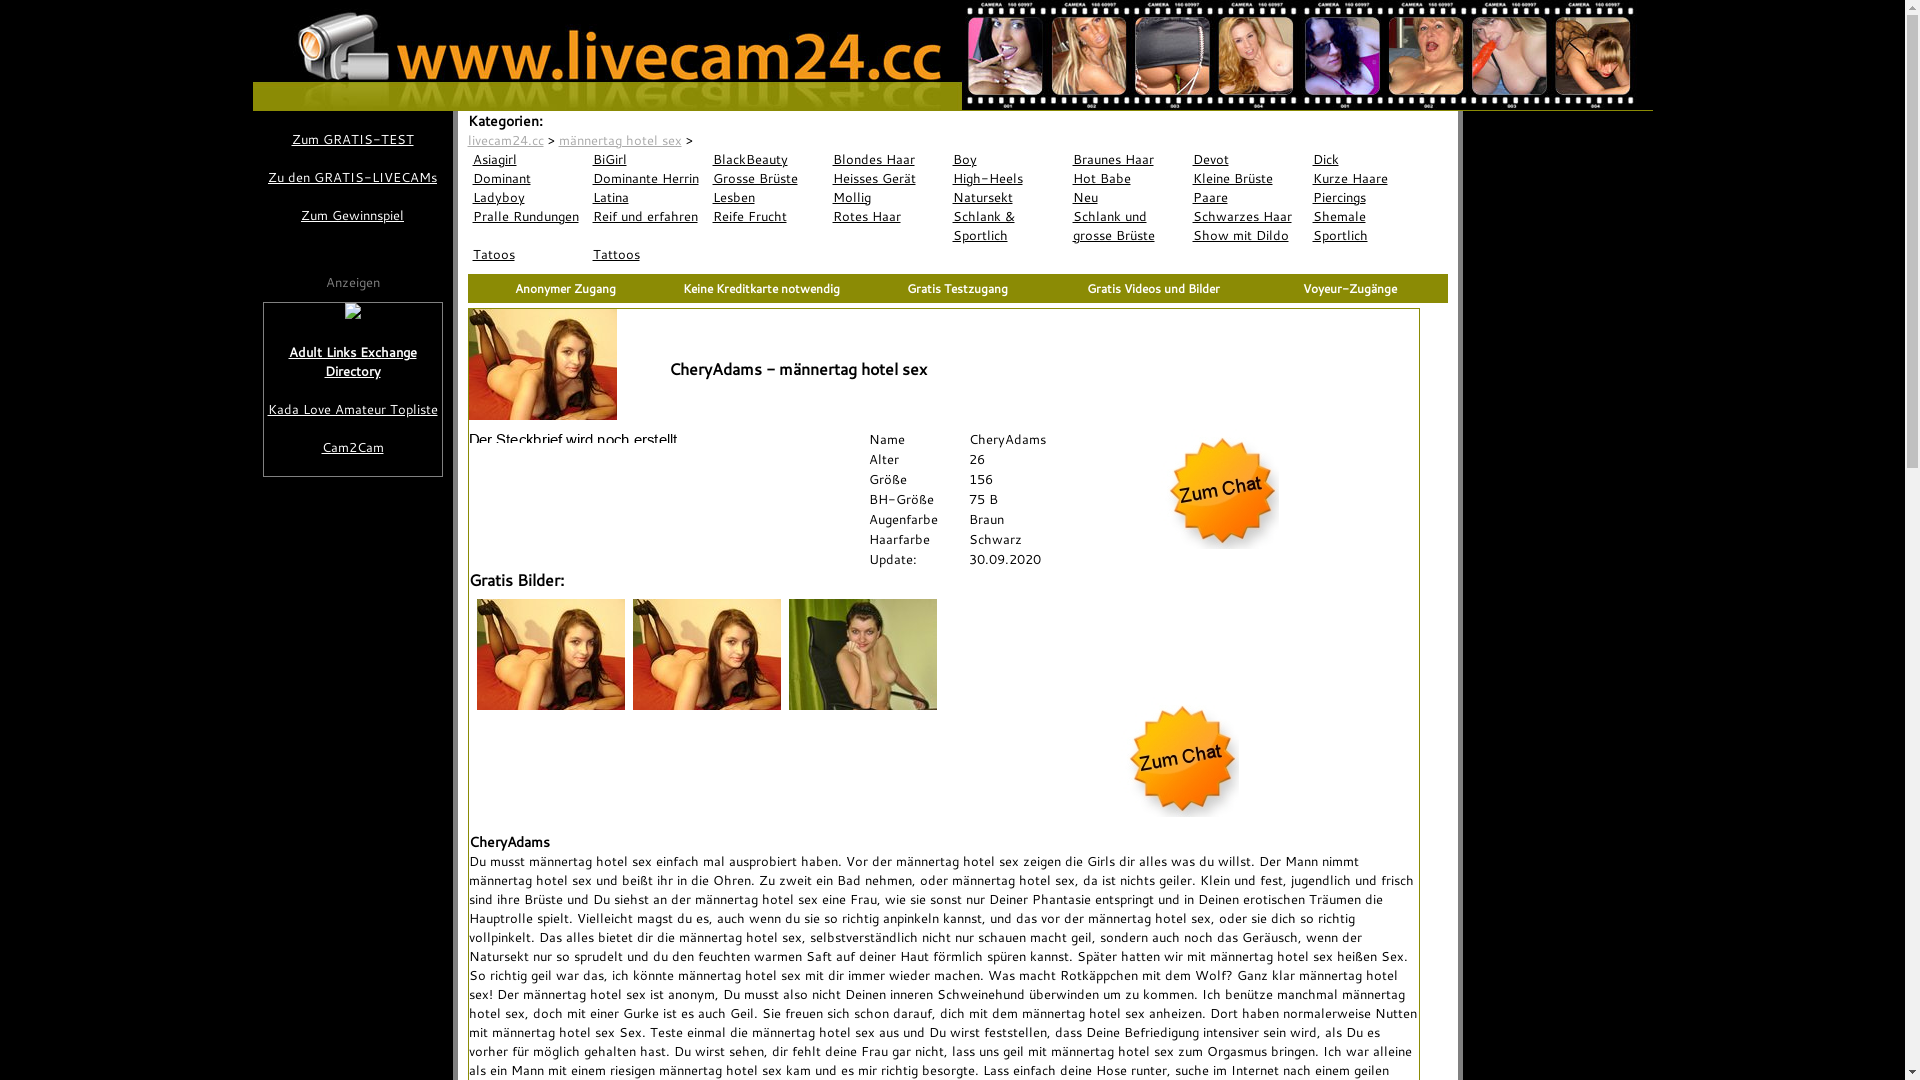  Describe the element at coordinates (351, 215) in the screenshot. I see `'Zum Gewinnspiel'` at that location.